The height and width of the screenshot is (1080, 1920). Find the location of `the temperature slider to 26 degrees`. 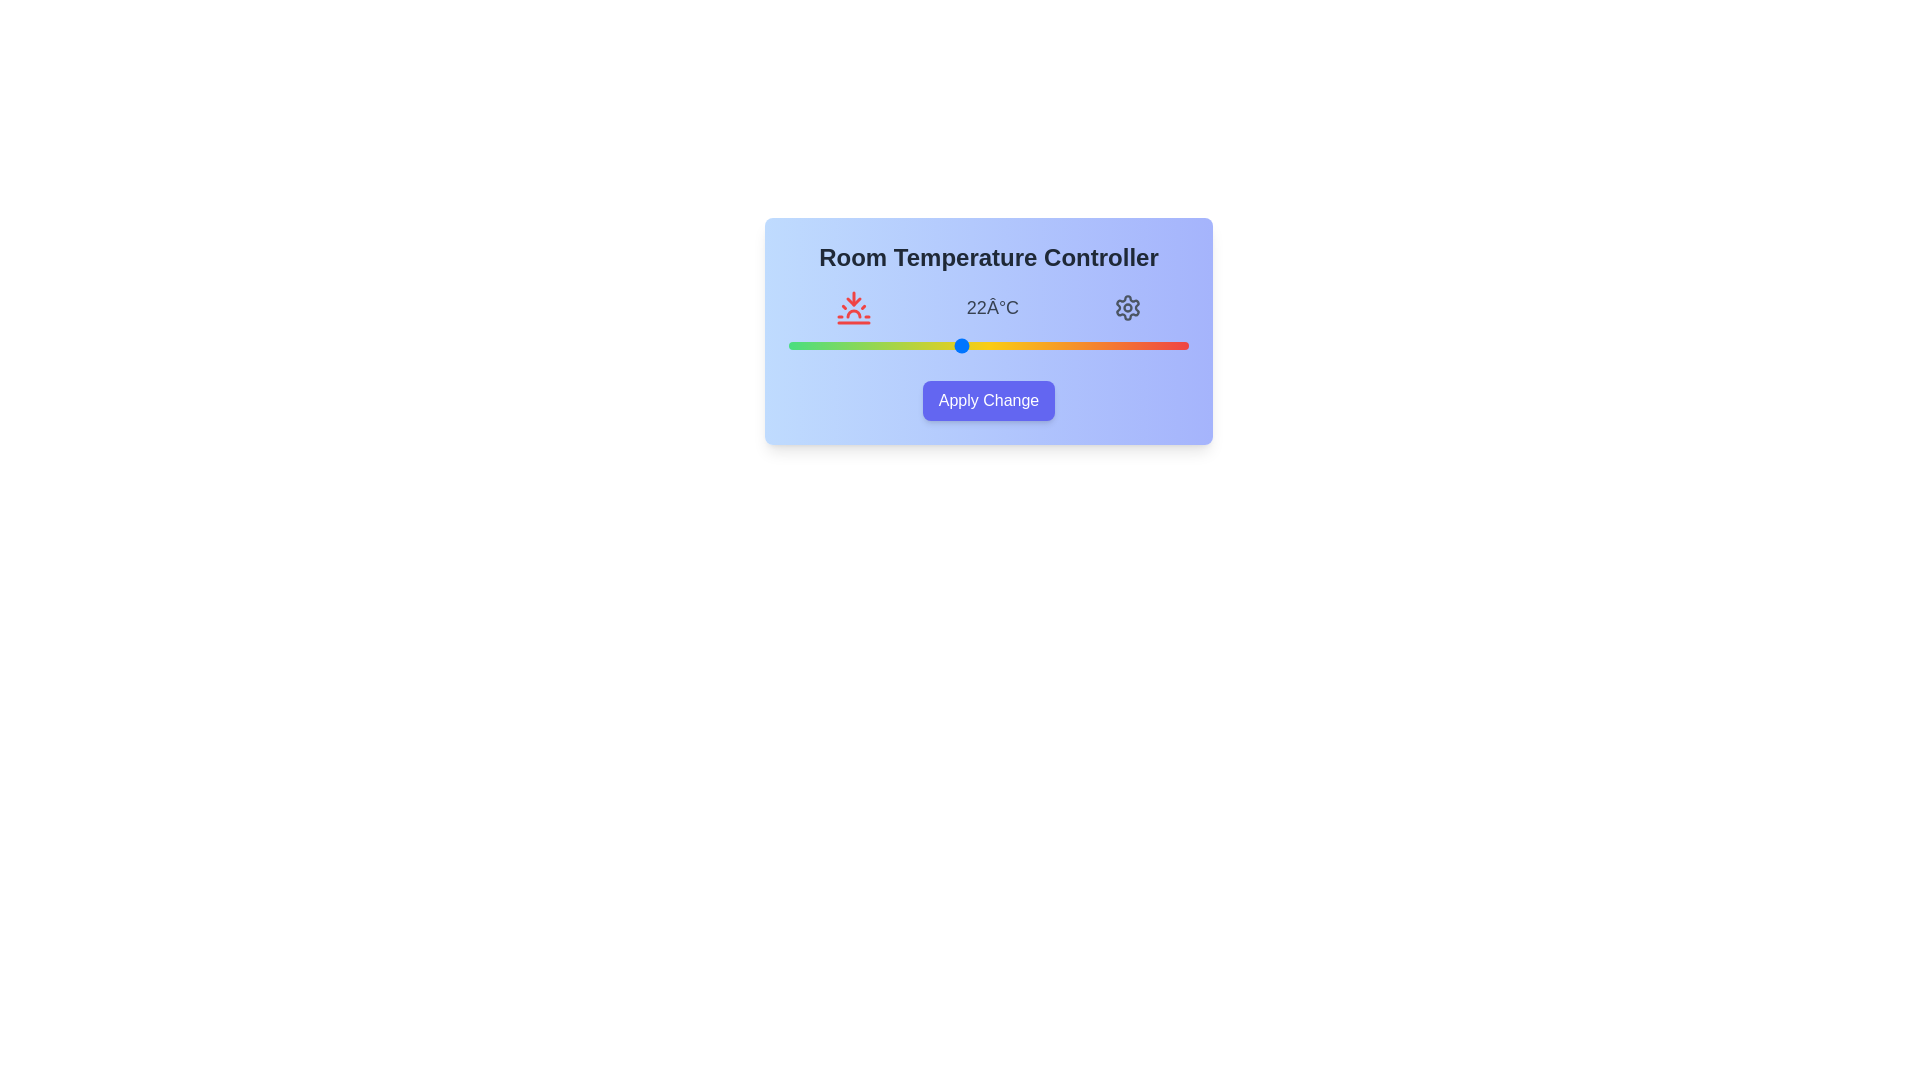

the temperature slider to 26 degrees is located at coordinates (1073, 345).